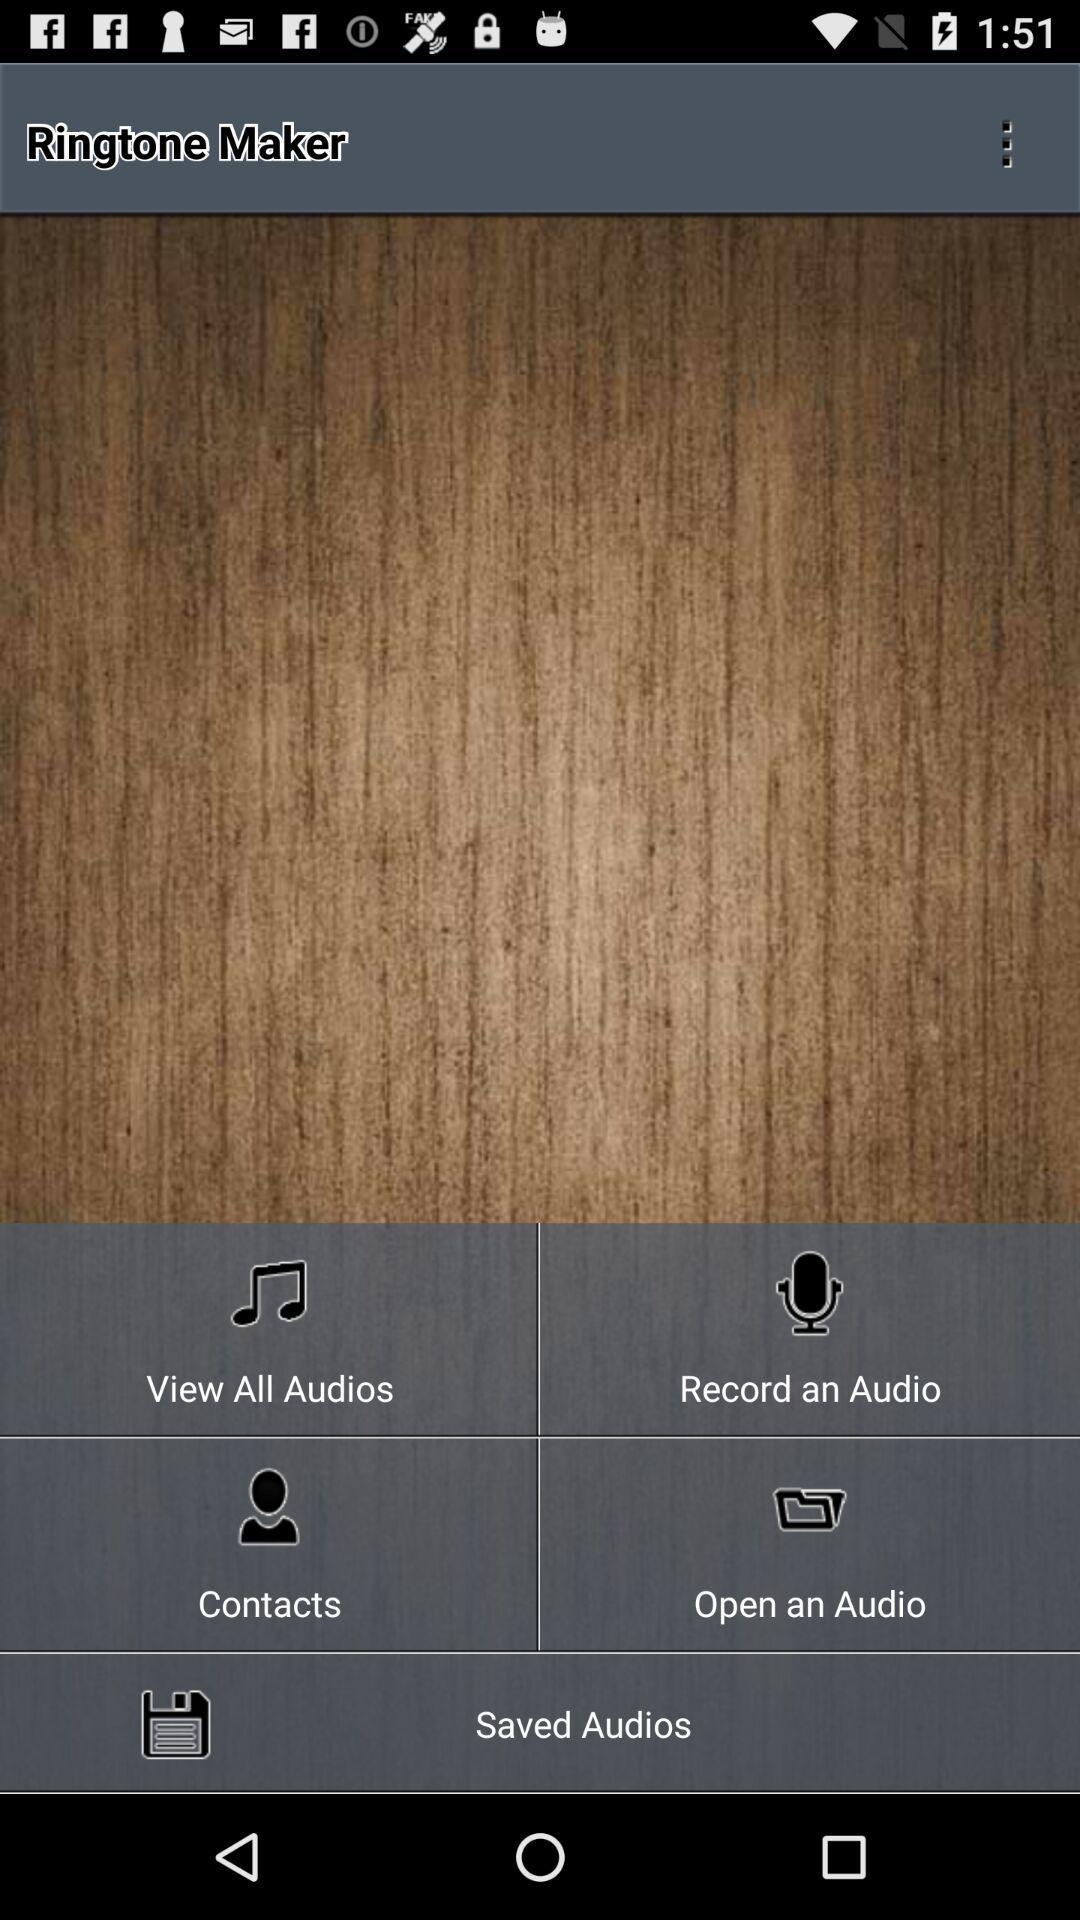 The image size is (1080, 1920). Describe the element at coordinates (1006, 140) in the screenshot. I see `the icon at the top right corner` at that location.